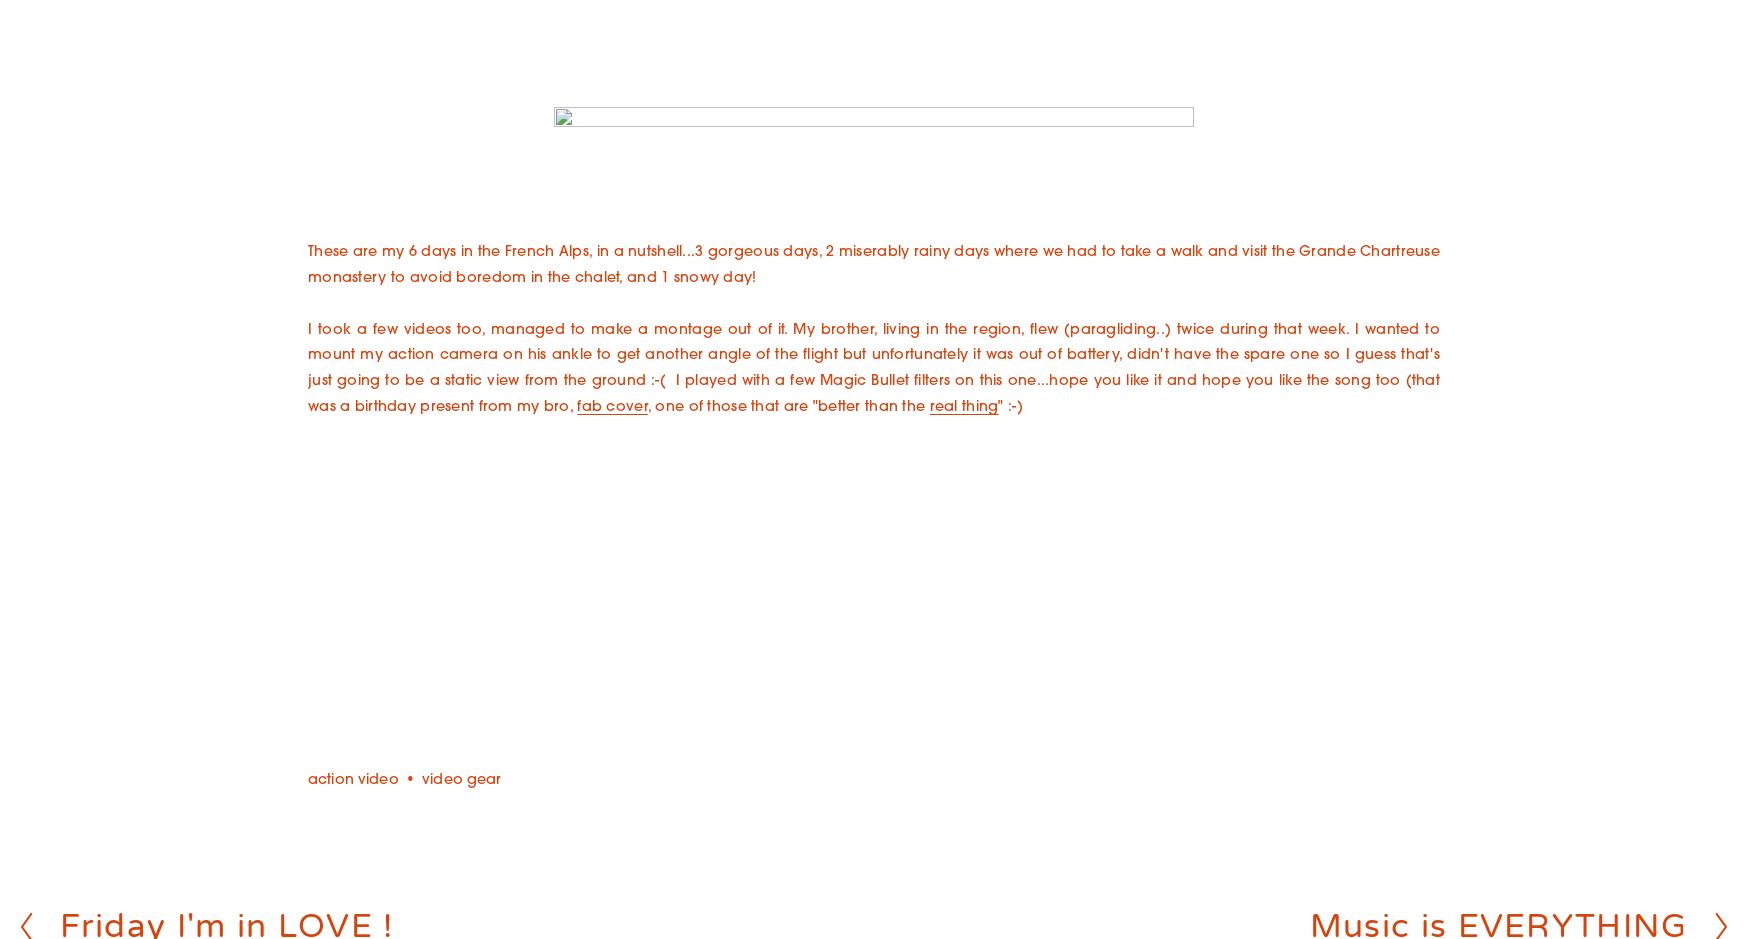 Image resolution: width=1748 pixels, height=939 pixels. I want to click on 'action video', so click(351, 779).